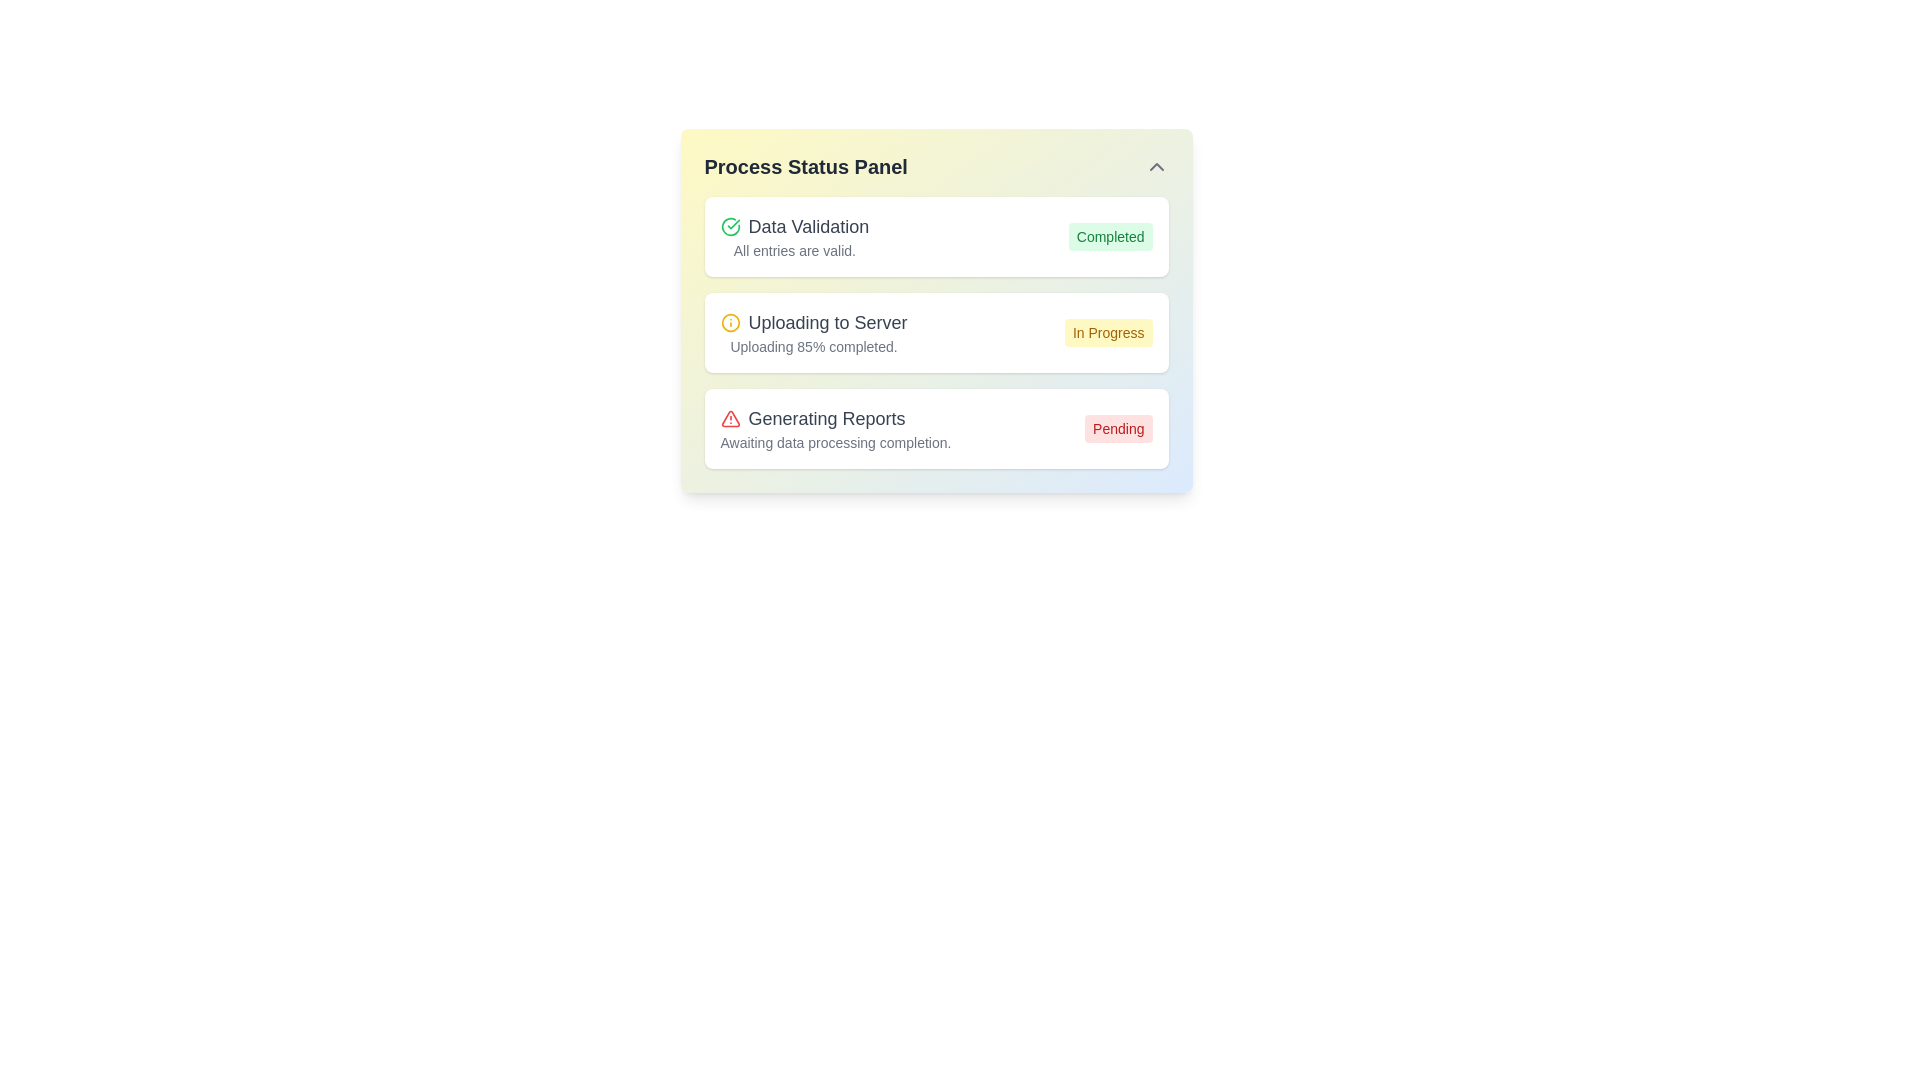 Image resolution: width=1920 pixels, height=1080 pixels. I want to click on the status indication of the rectangular label displaying 'Pending' in red, located at the rightmost part of the 'Generating Reports' section in the status panel, so click(1117, 427).